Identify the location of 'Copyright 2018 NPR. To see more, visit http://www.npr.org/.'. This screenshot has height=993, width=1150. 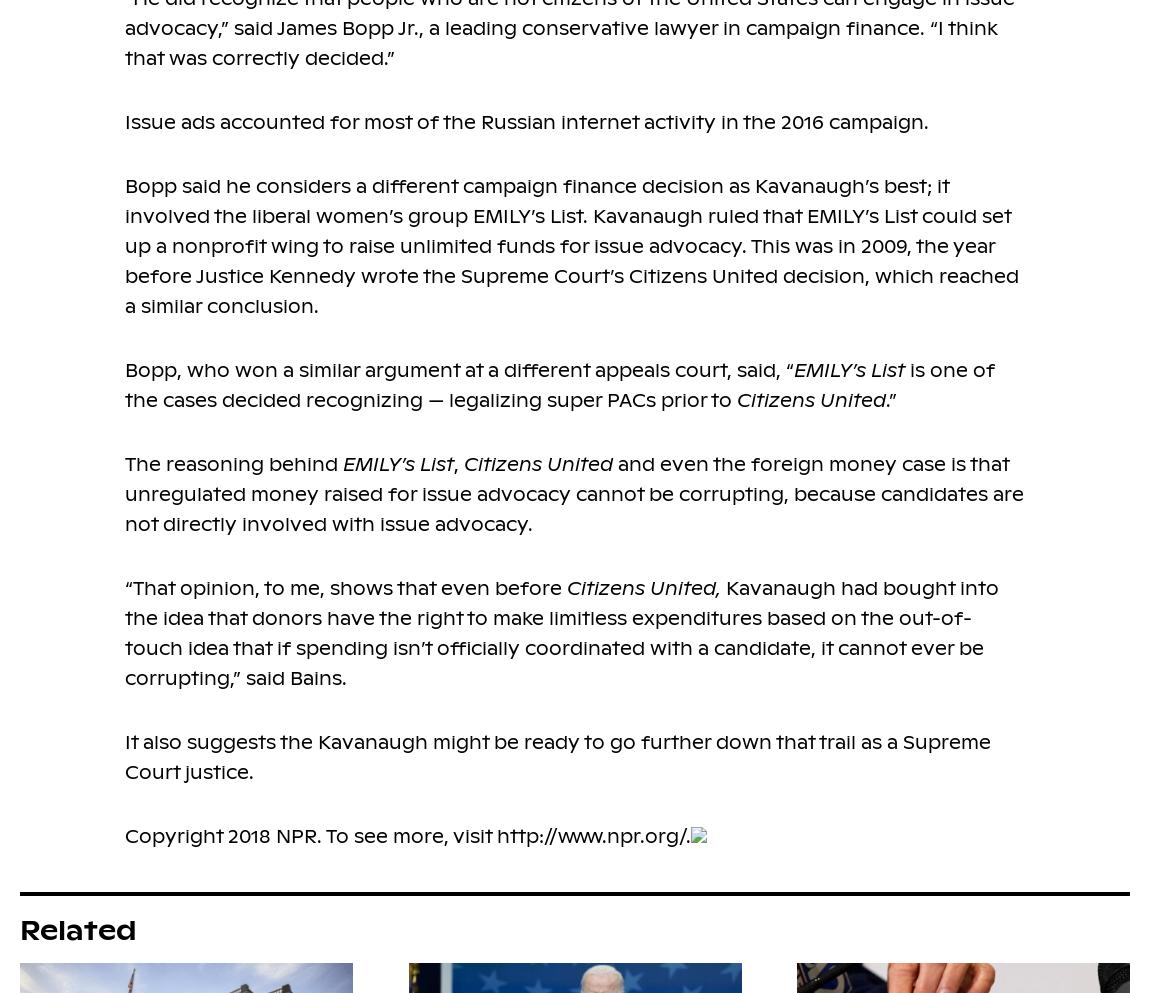
(124, 836).